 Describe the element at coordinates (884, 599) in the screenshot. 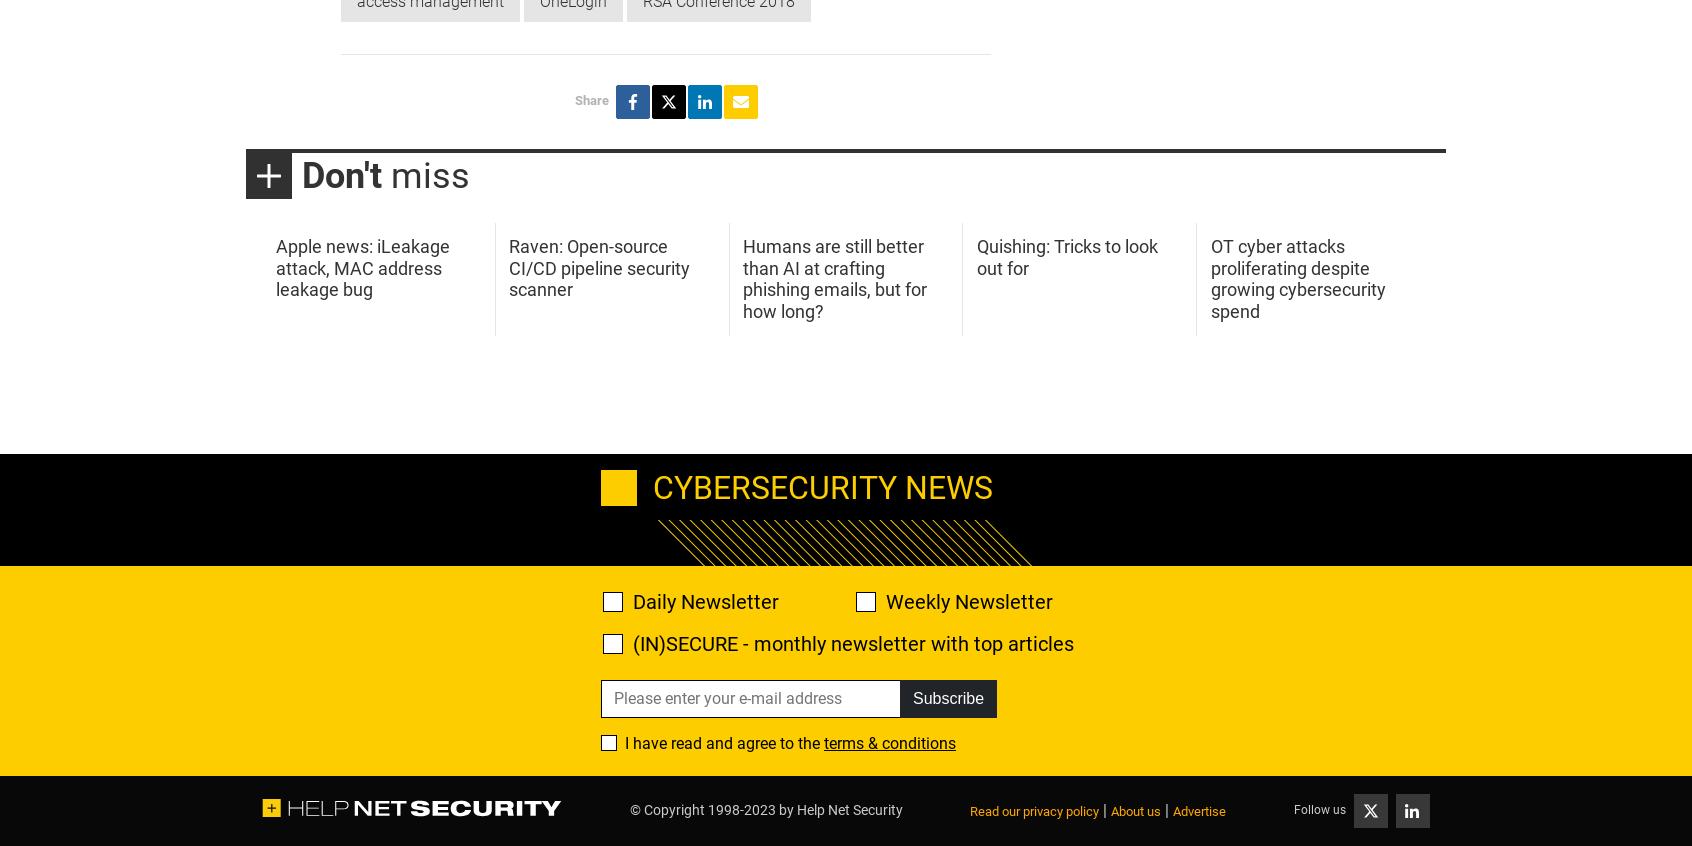

I see `'Weekly Newsletter'` at that location.